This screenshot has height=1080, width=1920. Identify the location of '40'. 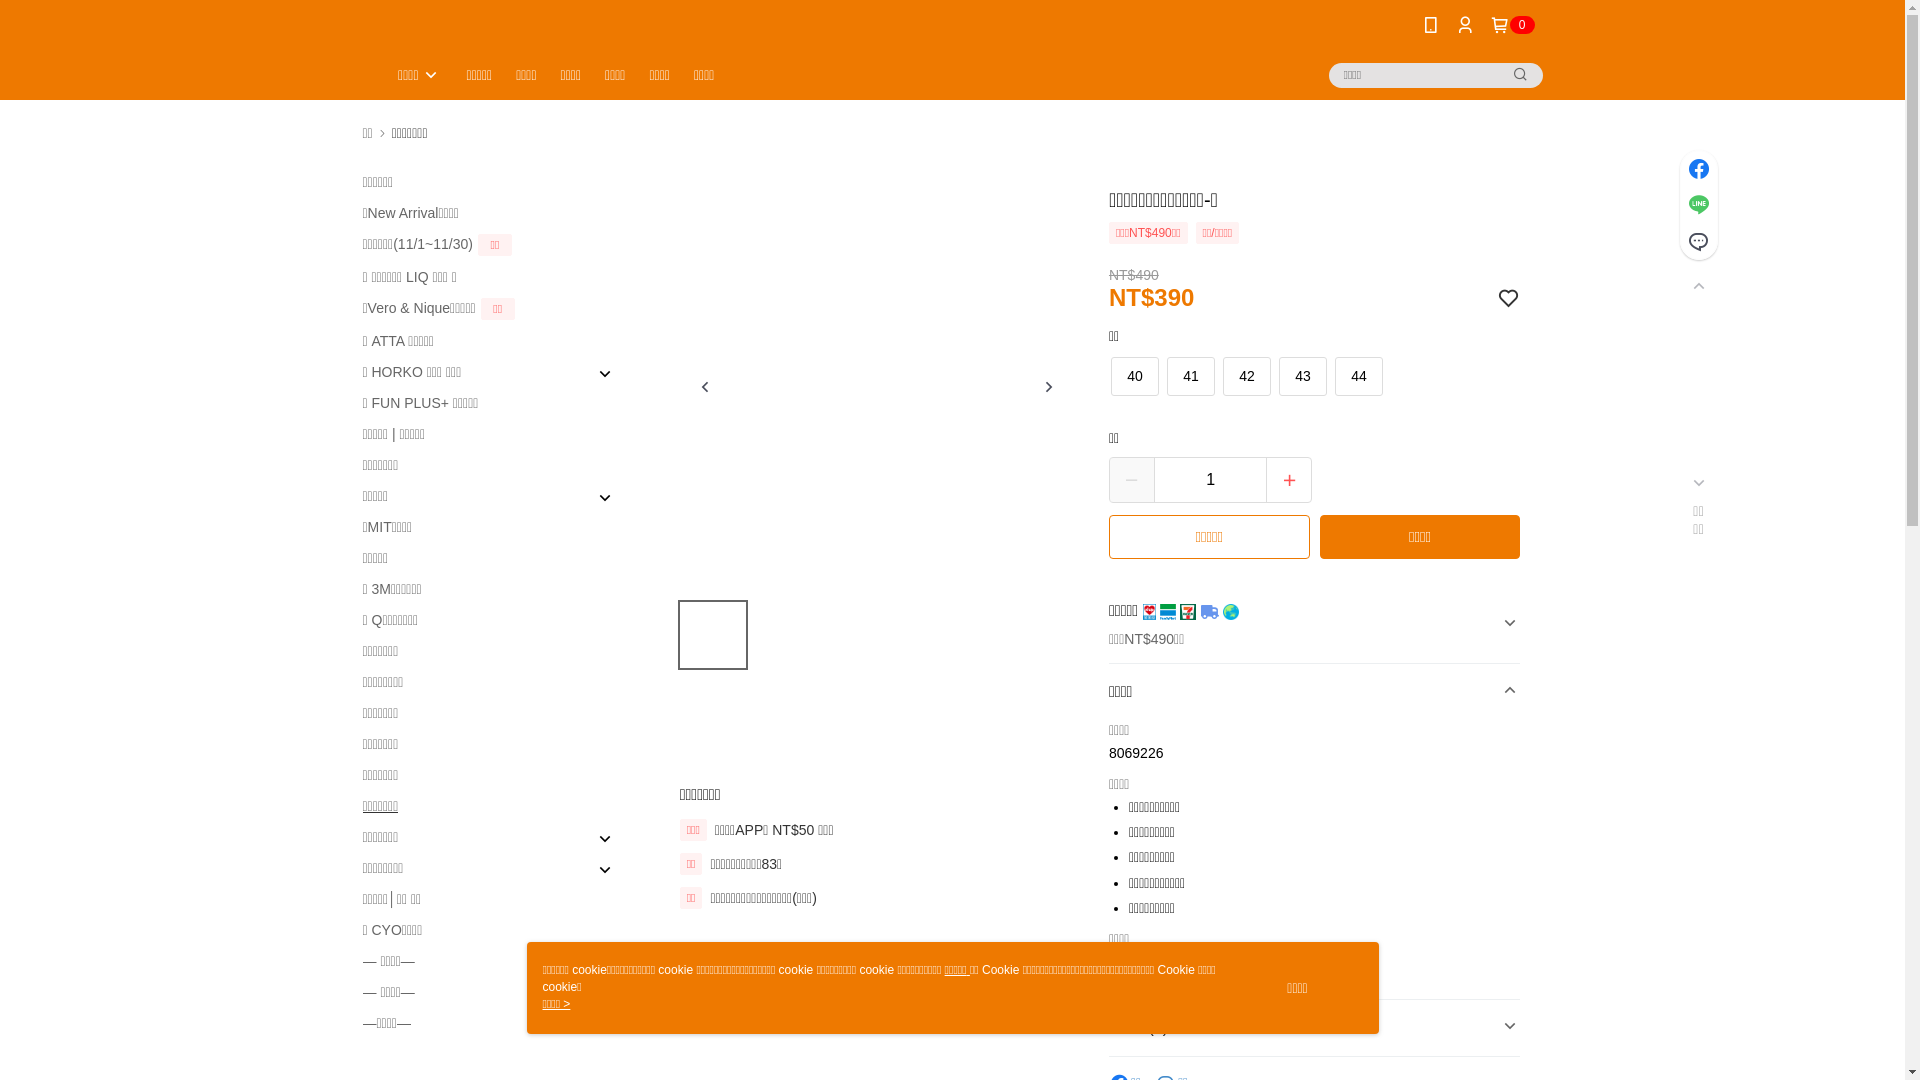
(1134, 376).